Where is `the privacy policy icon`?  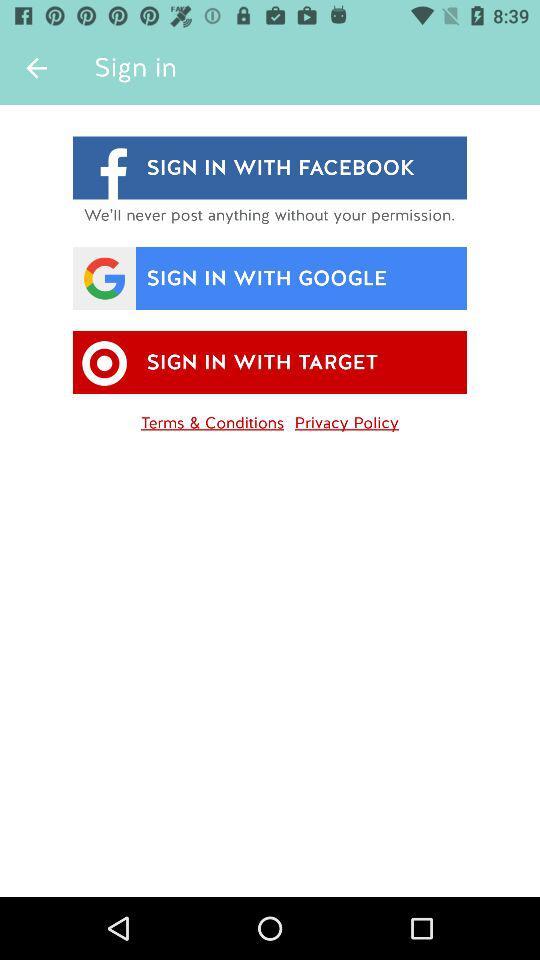 the privacy policy icon is located at coordinates (345, 418).